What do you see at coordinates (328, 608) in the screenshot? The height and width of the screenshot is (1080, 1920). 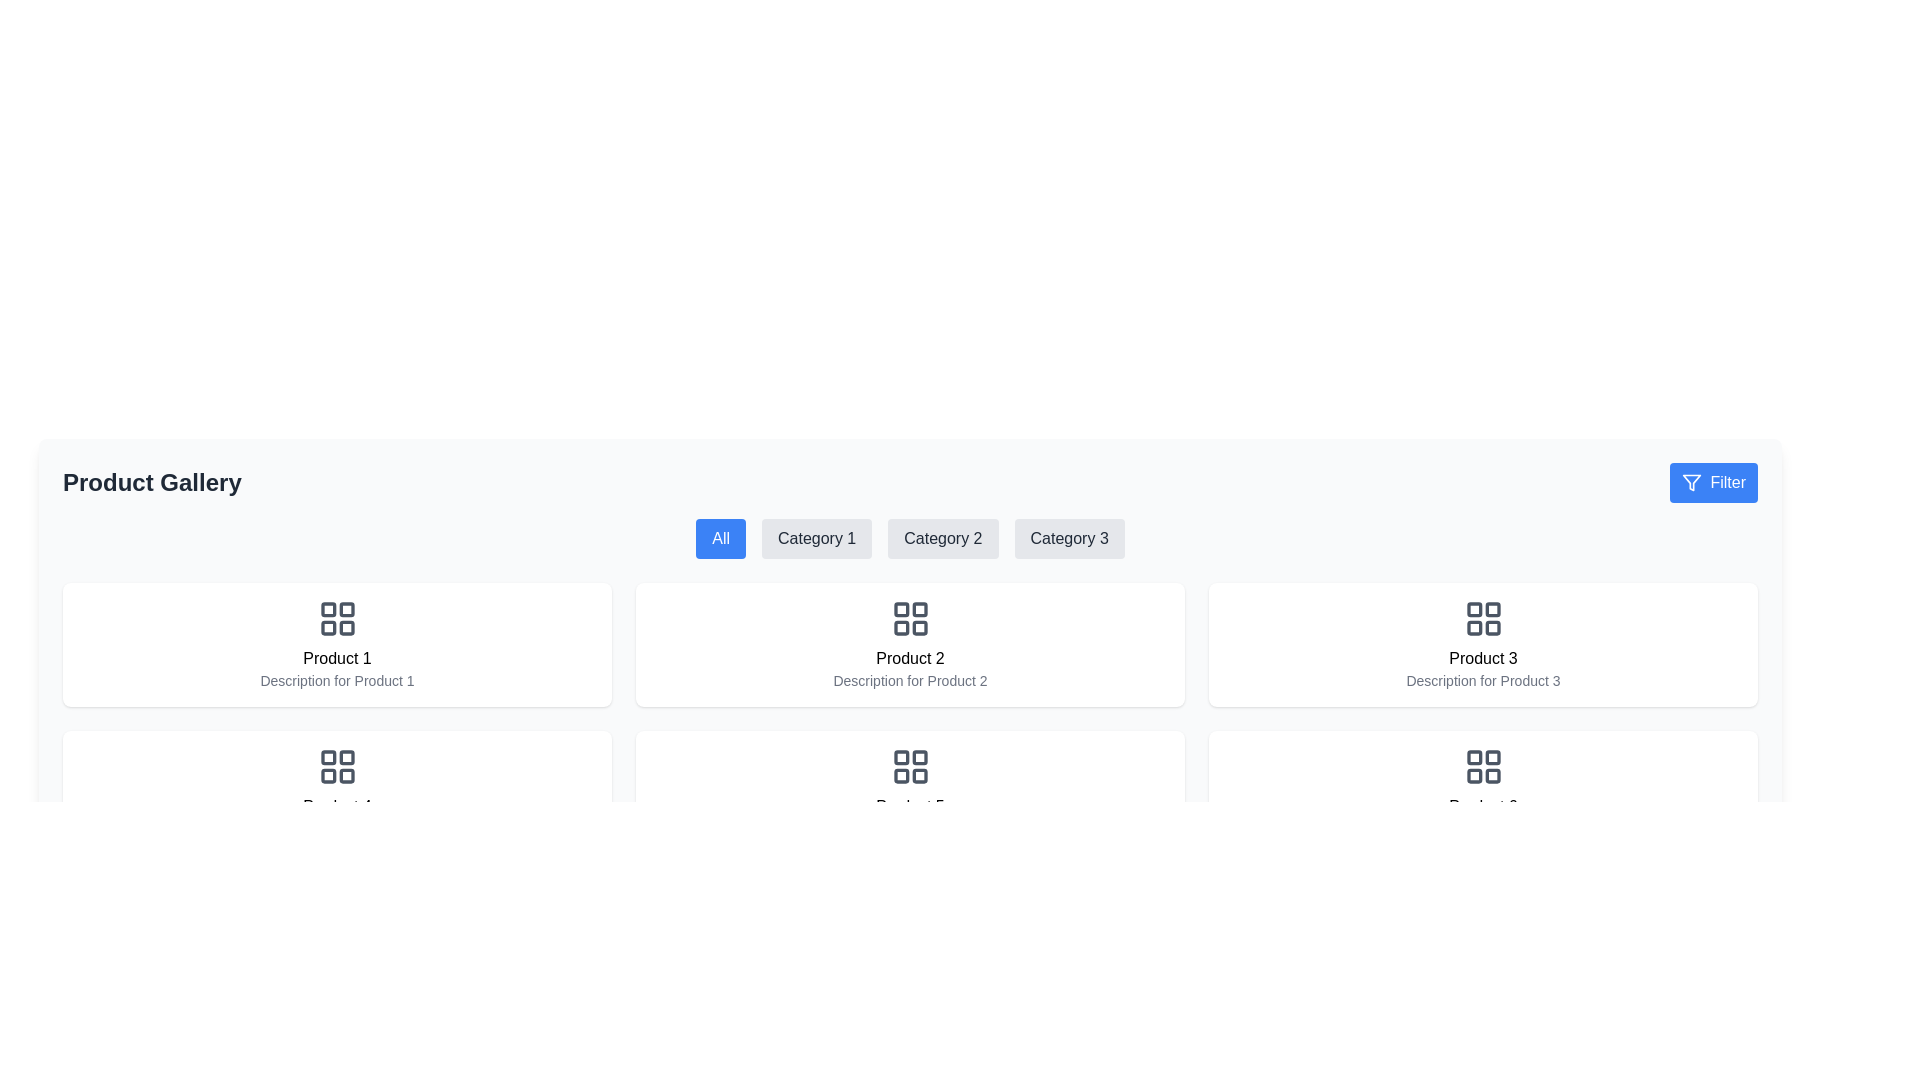 I see `the decorative square icon located in the top-left position of the 2x2 grid layout above the text 'Product 1'` at bounding box center [328, 608].